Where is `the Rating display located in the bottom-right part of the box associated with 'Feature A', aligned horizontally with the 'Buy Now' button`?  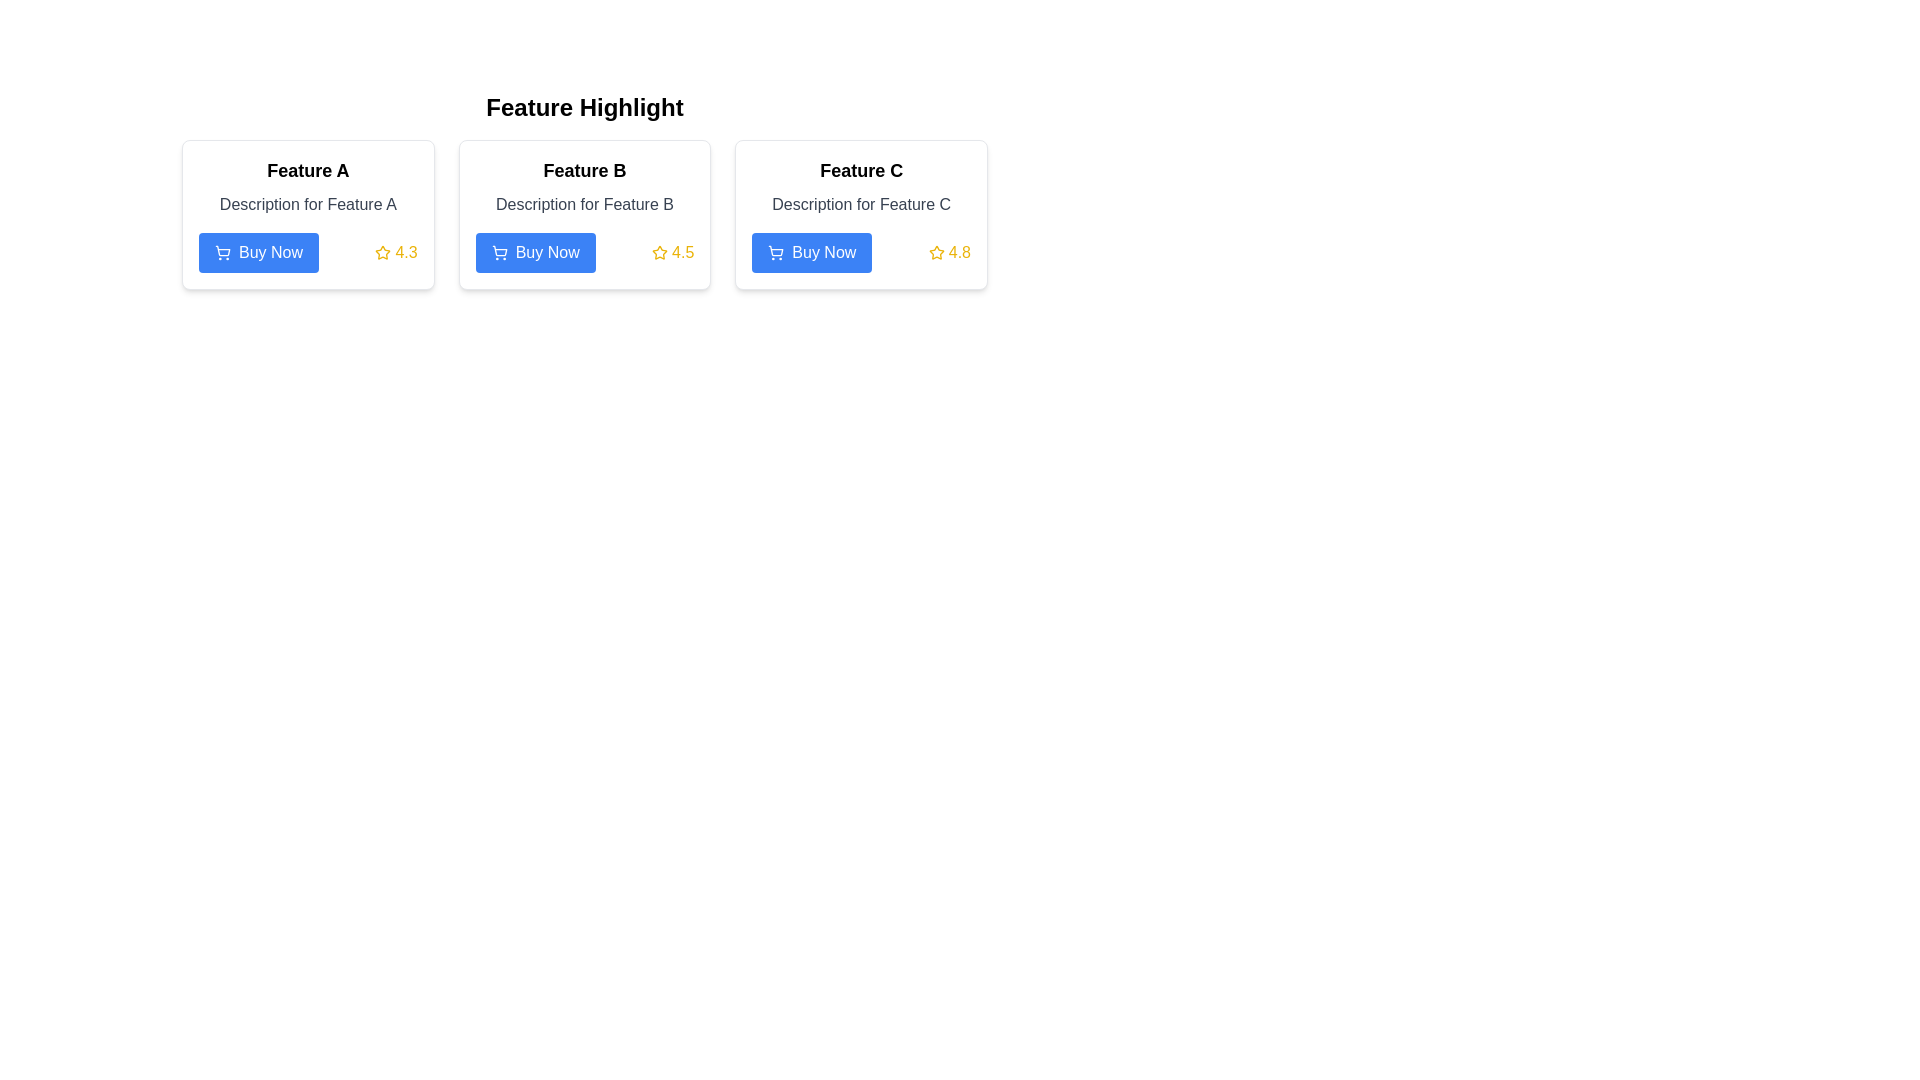
the Rating display located in the bottom-right part of the box associated with 'Feature A', aligned horizontally with the 'Buy Now' button is located at coordinates (396, 252).